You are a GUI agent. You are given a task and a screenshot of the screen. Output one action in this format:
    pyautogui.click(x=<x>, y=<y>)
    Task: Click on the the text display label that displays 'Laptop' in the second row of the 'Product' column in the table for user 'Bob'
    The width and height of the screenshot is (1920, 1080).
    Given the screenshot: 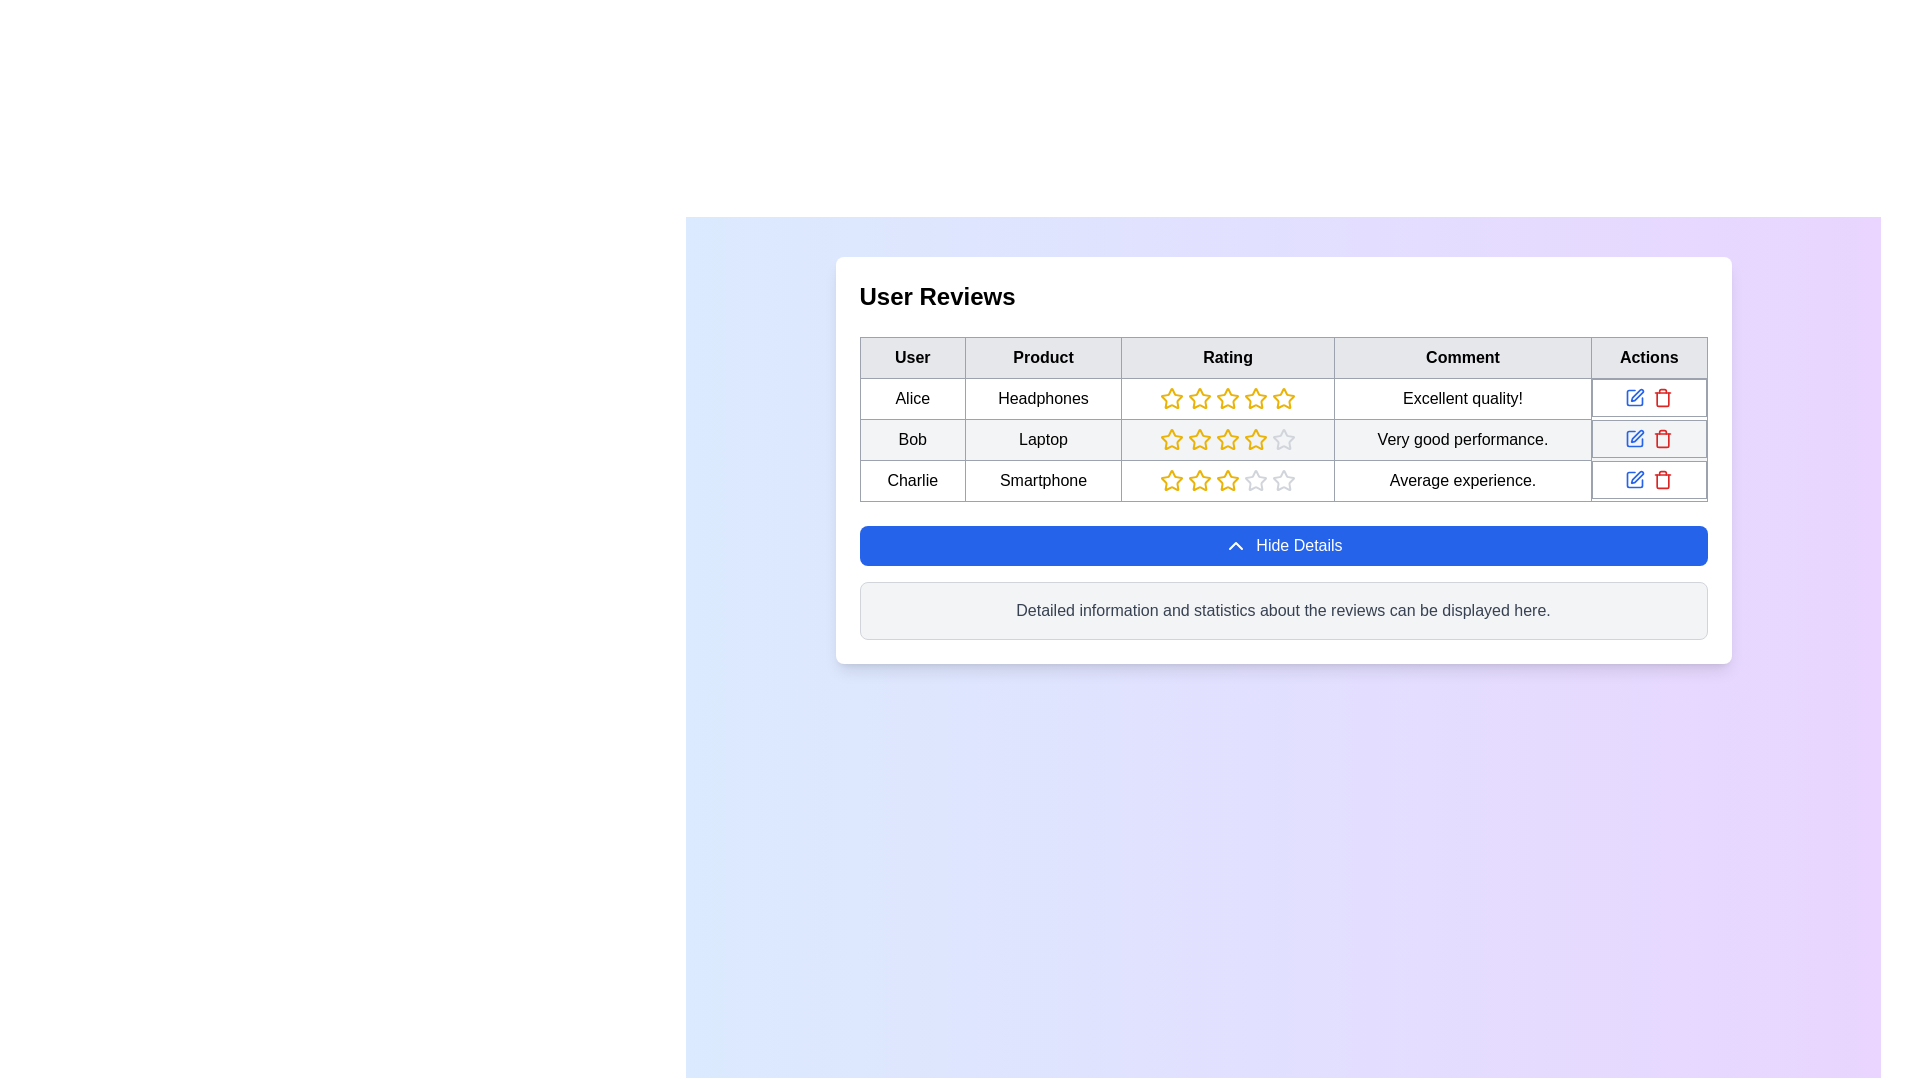 What is the action you would take?
    pyautogui.click(x=1042, y=438)
    